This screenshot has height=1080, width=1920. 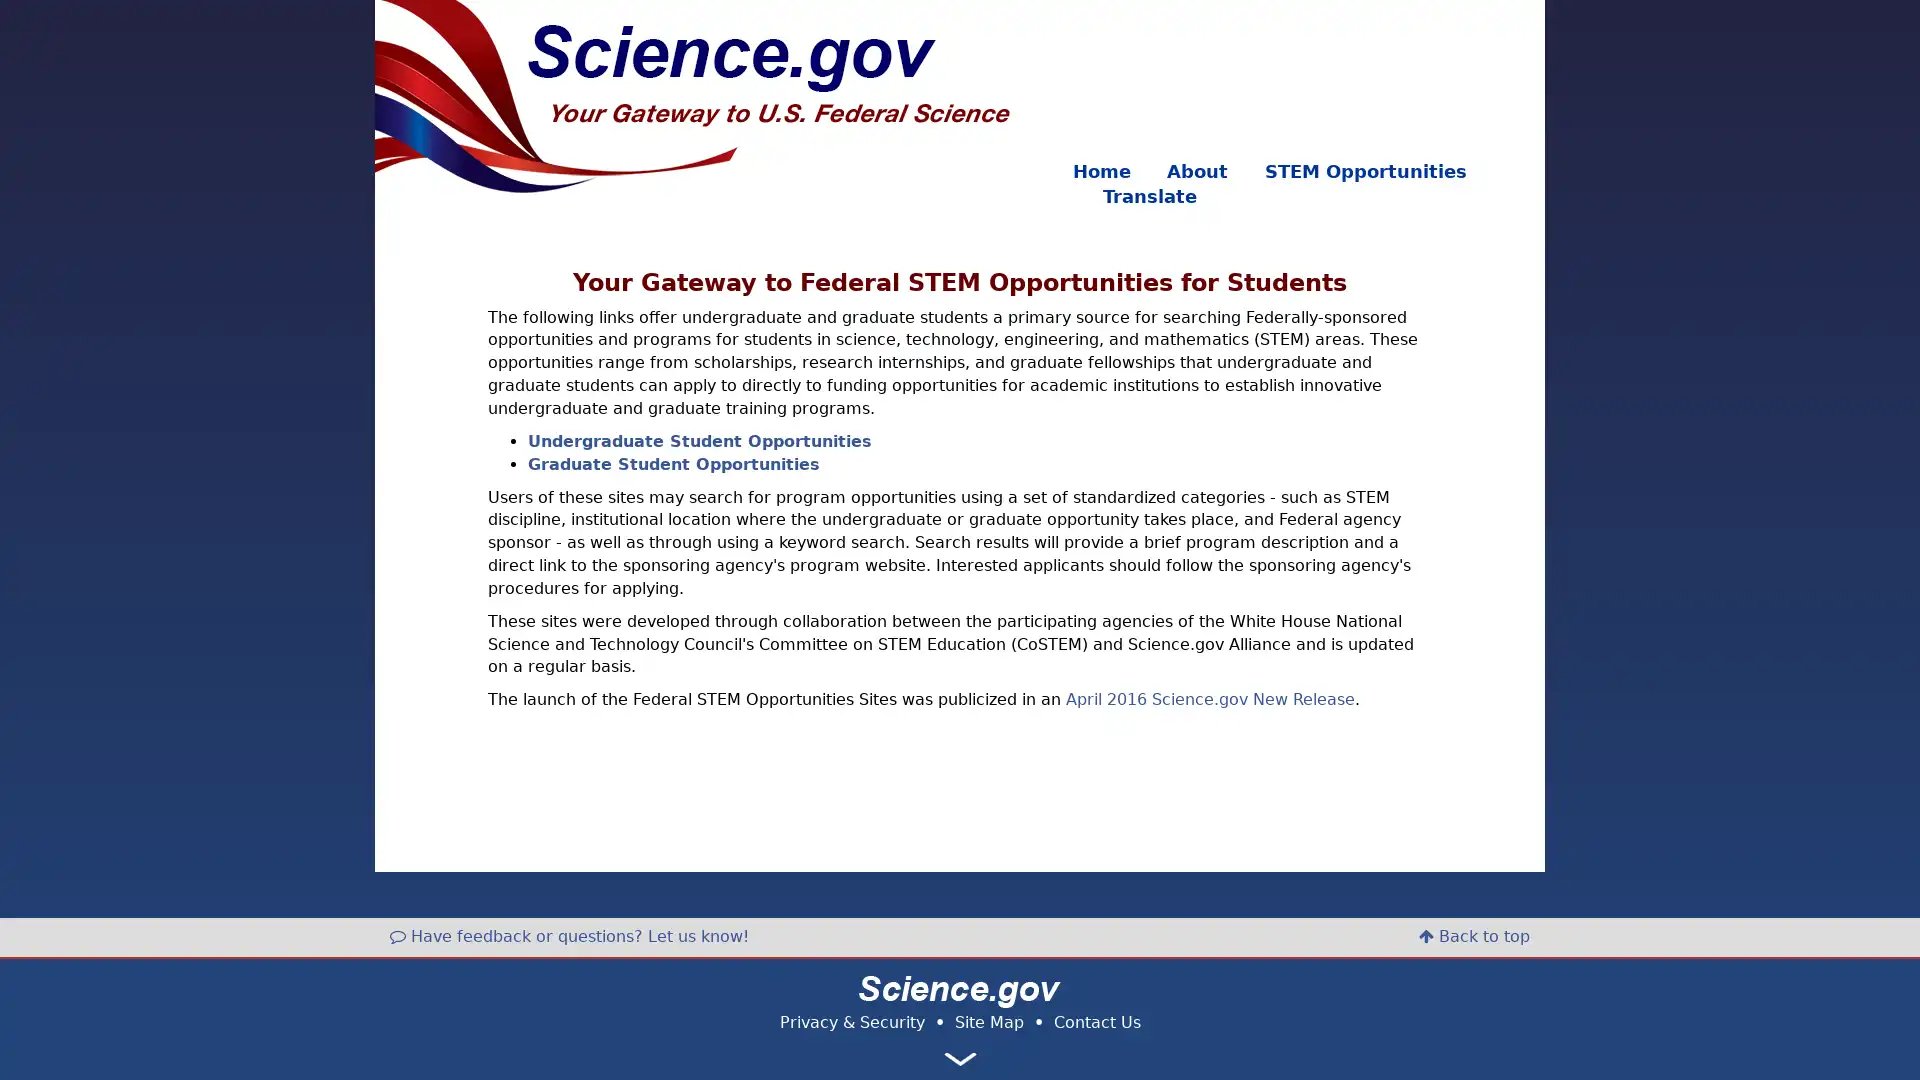 What do you see at coordinates (960, 1058) in the screenshot?
I see `expand` at bounding box center [960, 1058].